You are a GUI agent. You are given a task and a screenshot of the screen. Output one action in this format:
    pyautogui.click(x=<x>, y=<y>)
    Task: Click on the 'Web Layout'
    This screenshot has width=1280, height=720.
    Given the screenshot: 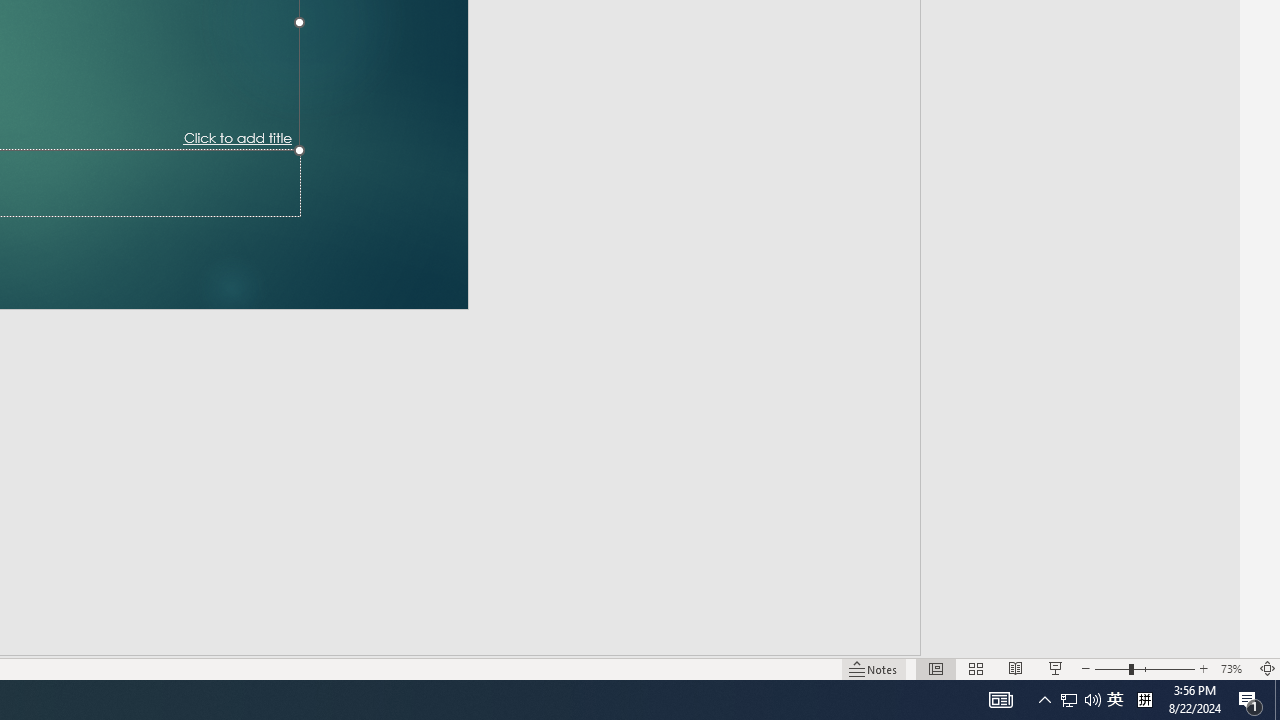 What is the action you would take?
    pyautogui.click(x=984, y=640)
    